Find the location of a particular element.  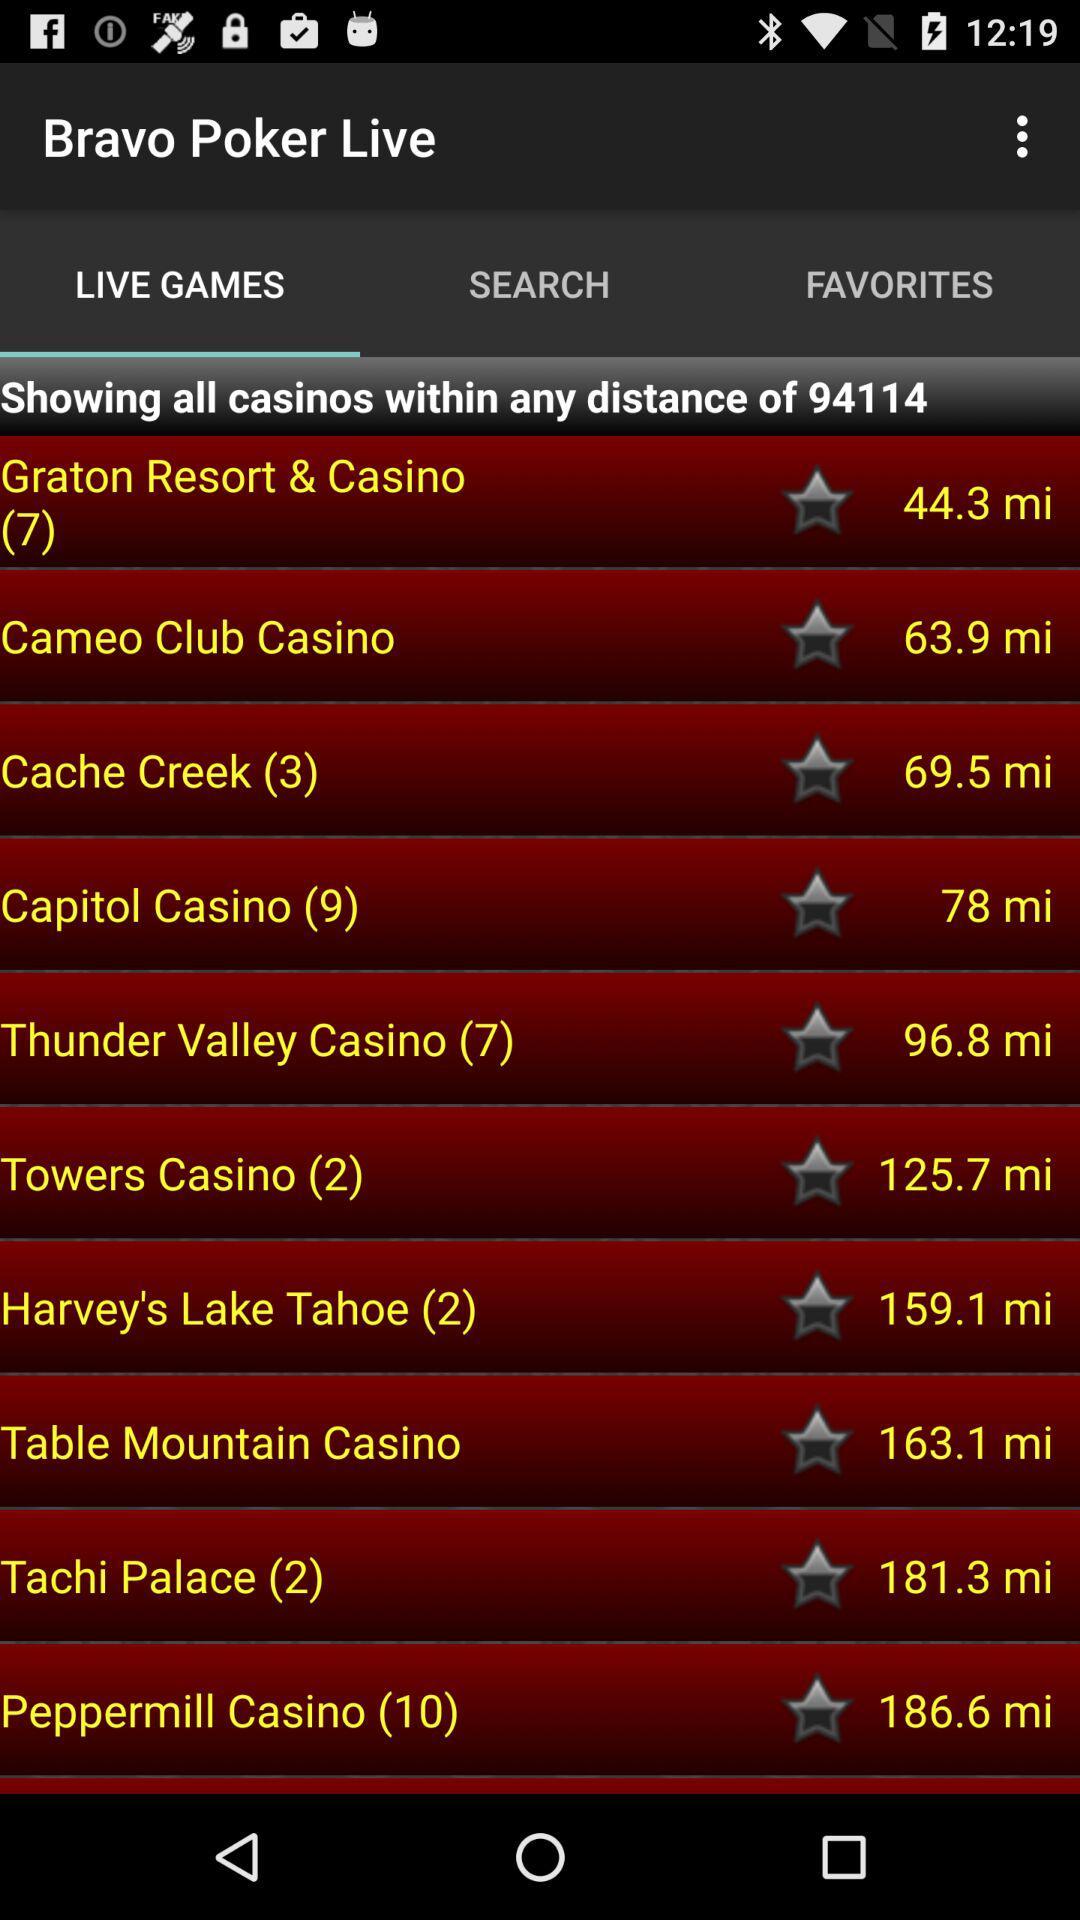

select option is located at coordinates (817, 501).